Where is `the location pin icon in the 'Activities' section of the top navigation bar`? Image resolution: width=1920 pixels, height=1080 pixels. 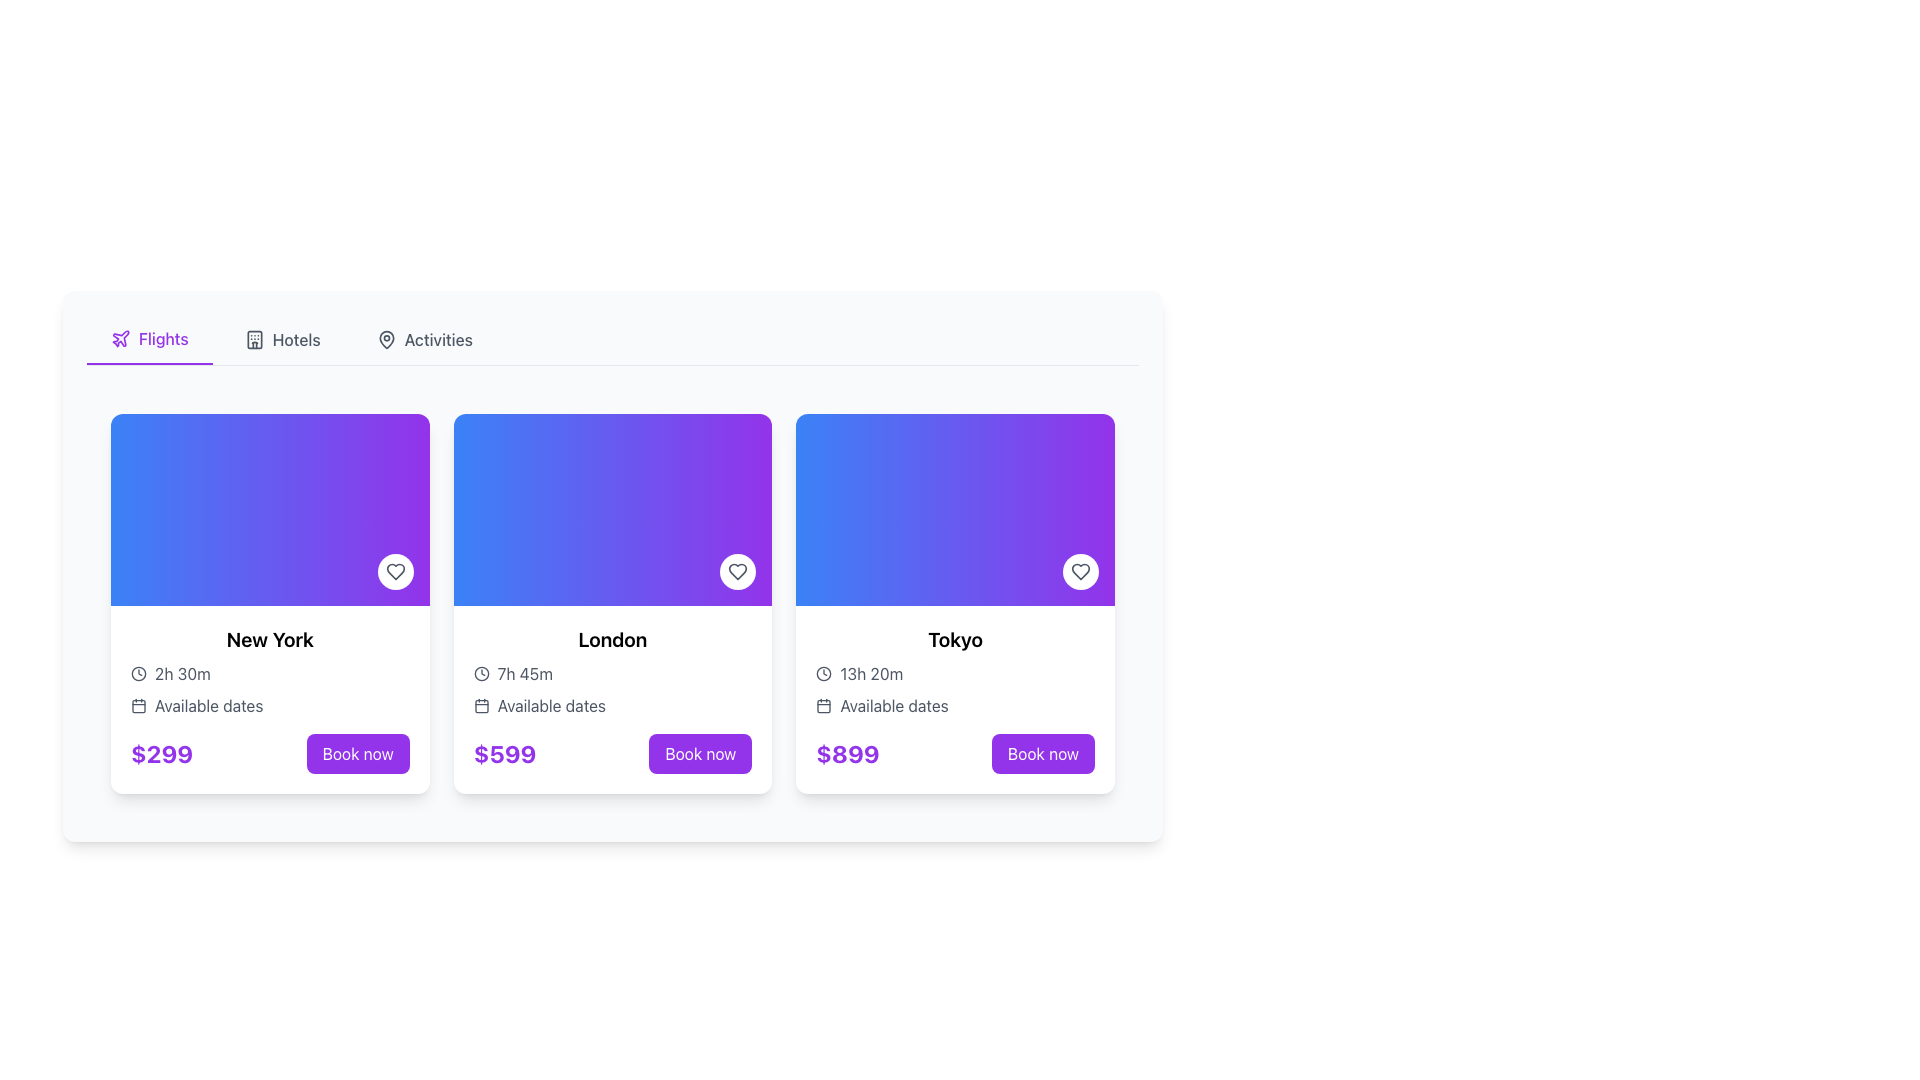
the location pin icon in the 'Activities' section of the top navigation bar is located at coordinates (386, 338).